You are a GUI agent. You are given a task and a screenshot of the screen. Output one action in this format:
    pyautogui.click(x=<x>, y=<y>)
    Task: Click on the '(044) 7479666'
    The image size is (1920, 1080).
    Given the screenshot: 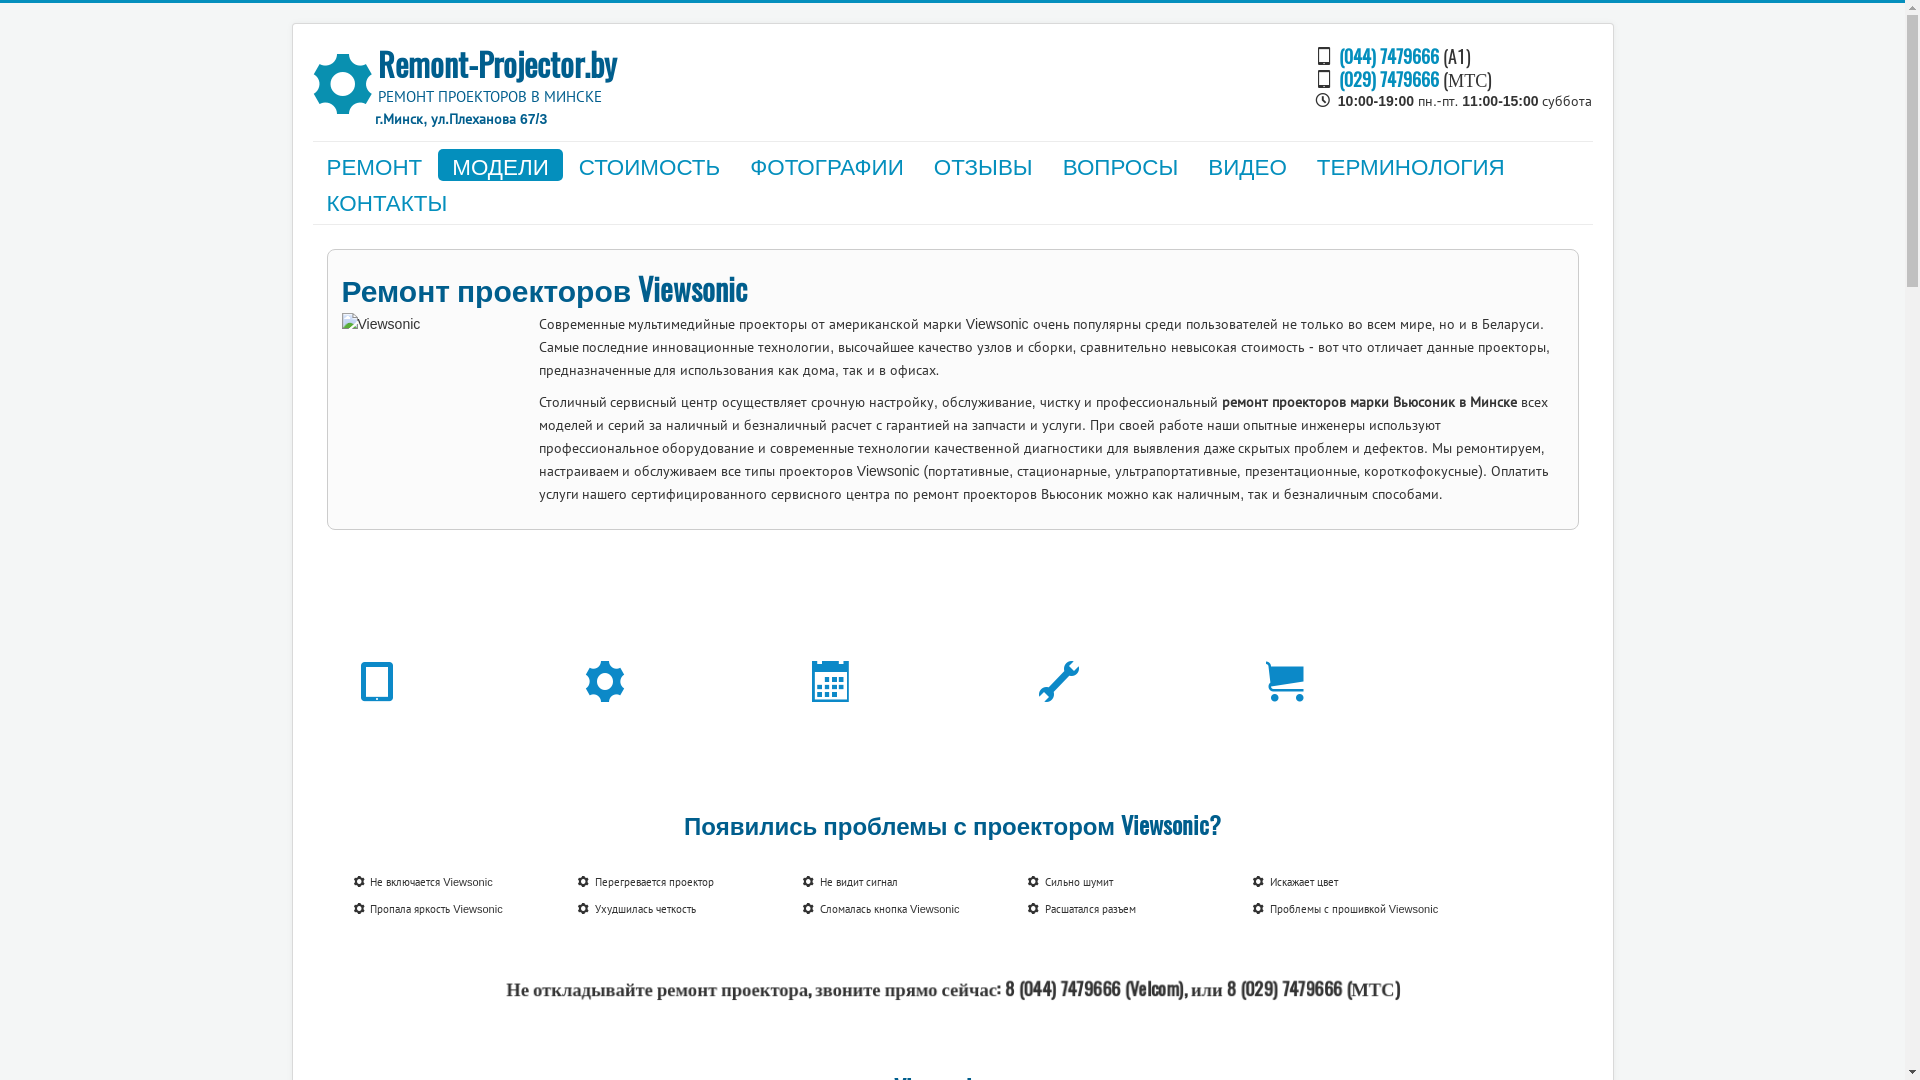 What is the action you would take?
    pyautogui.click(x=1387, y=54)
    